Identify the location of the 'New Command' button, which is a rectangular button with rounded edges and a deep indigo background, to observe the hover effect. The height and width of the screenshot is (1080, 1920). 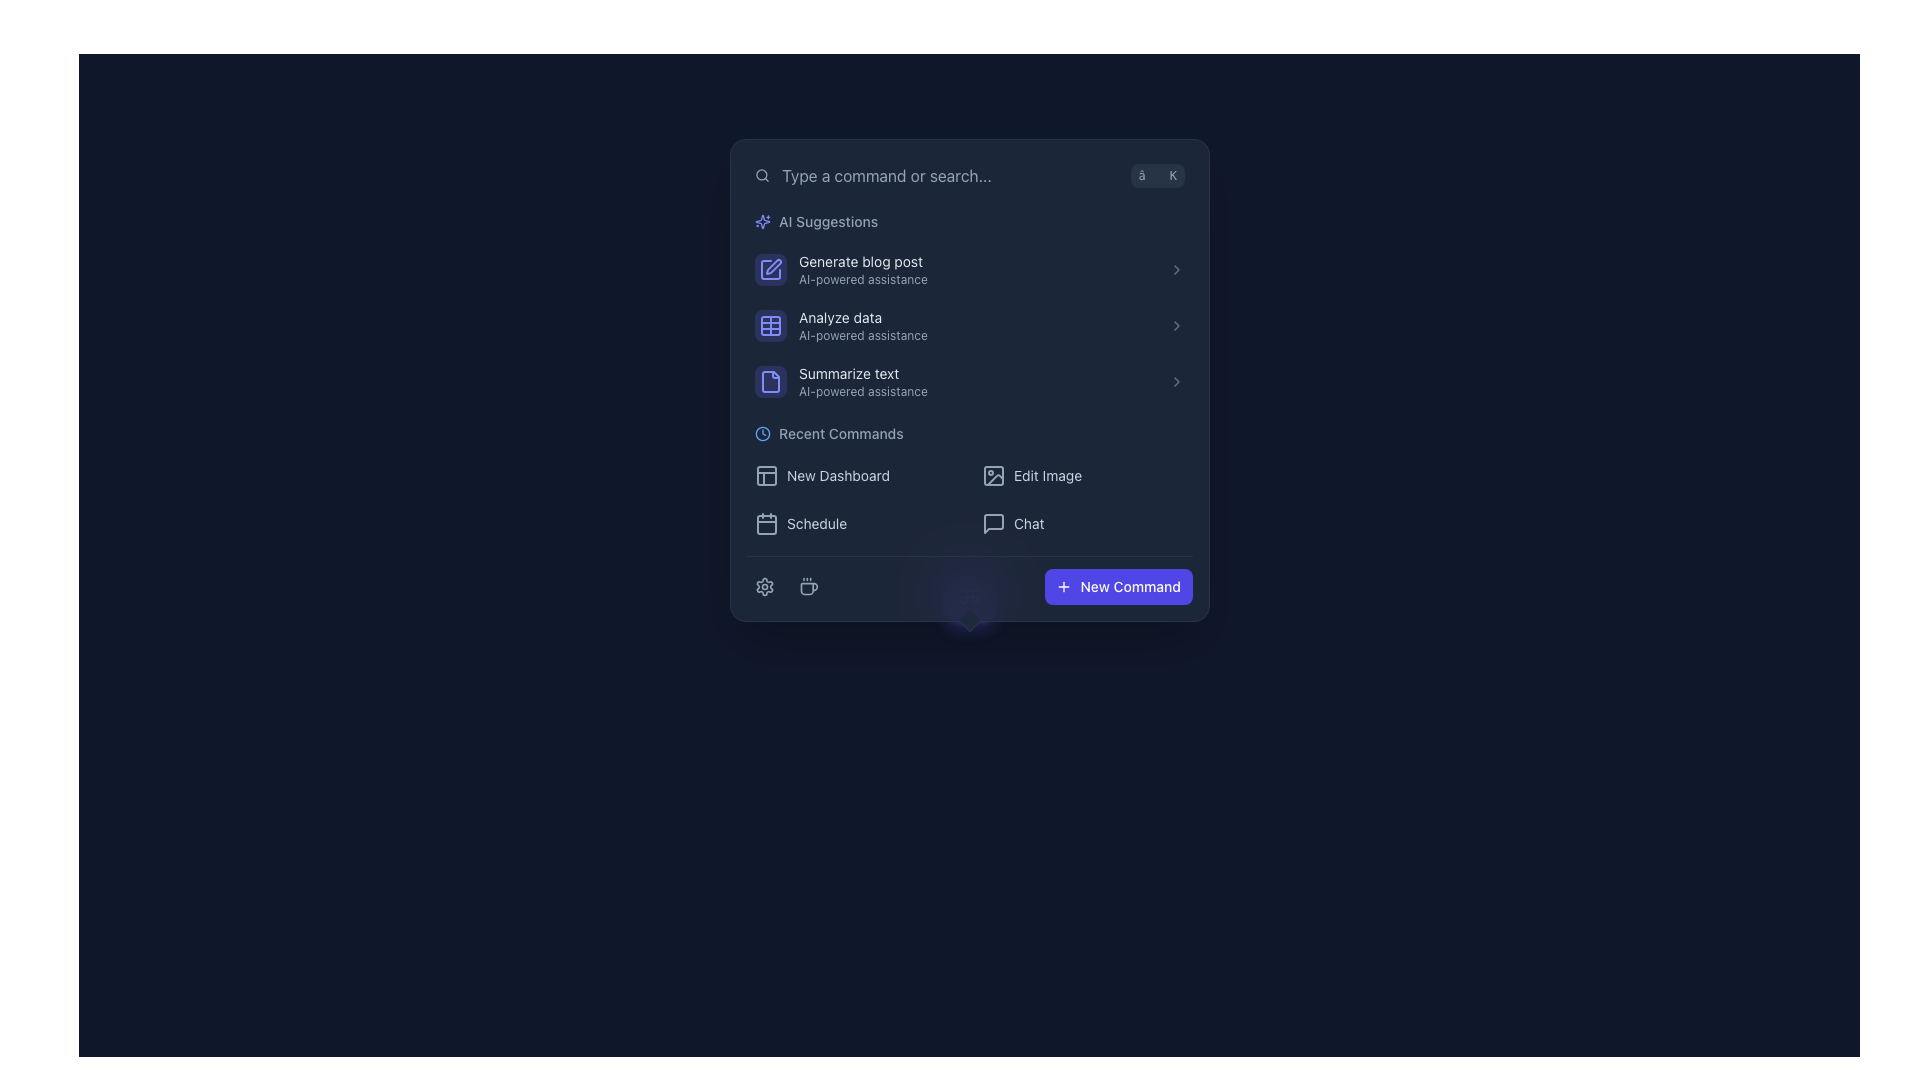
(1117, 585).